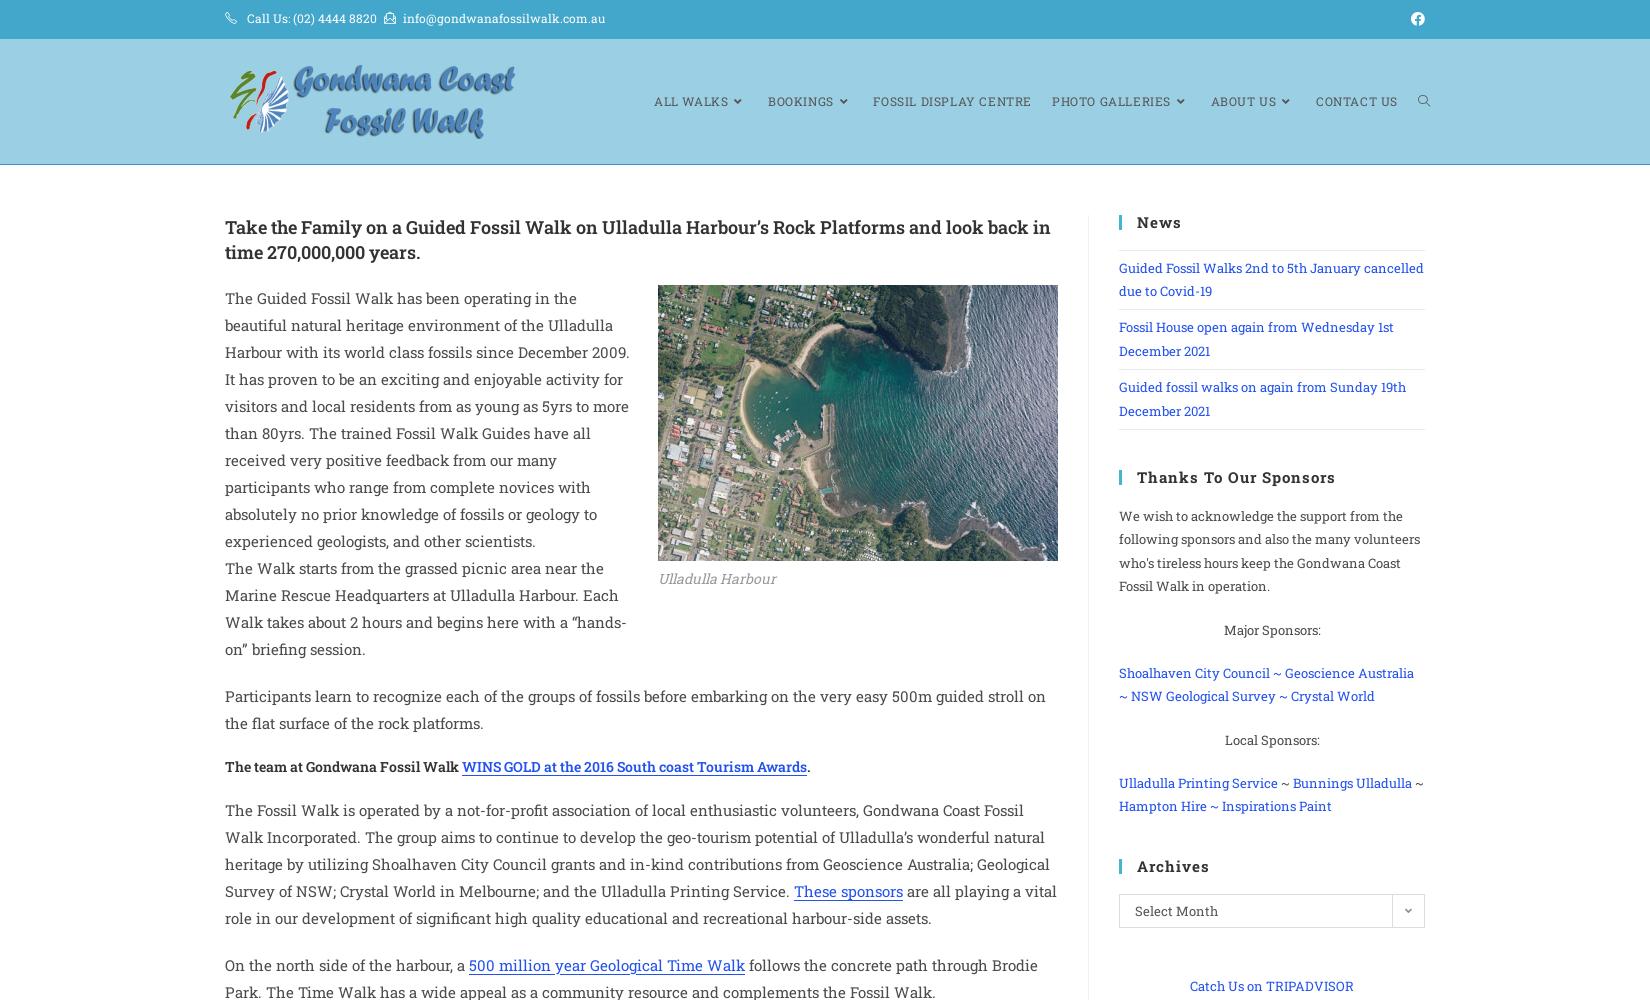  Describe the element at coordinates (426, 418) in the screenshot. I see `'The Guided Fossil Walk has been operating in the beautiful natural heritage environment of the Ulladulla Harbour with its world class fossils since December 2009. It has proven to be an exciting and enjoyable activity for visitors and local residents from as young as 5yrs to more than 80yrs. The trained Fossil Walk Guides have all received very positive feedback from our many participants who range from complete novices with absolutely no prior knowledge of fossils or geology to experienced geologists, and other scientists.'` at that location.